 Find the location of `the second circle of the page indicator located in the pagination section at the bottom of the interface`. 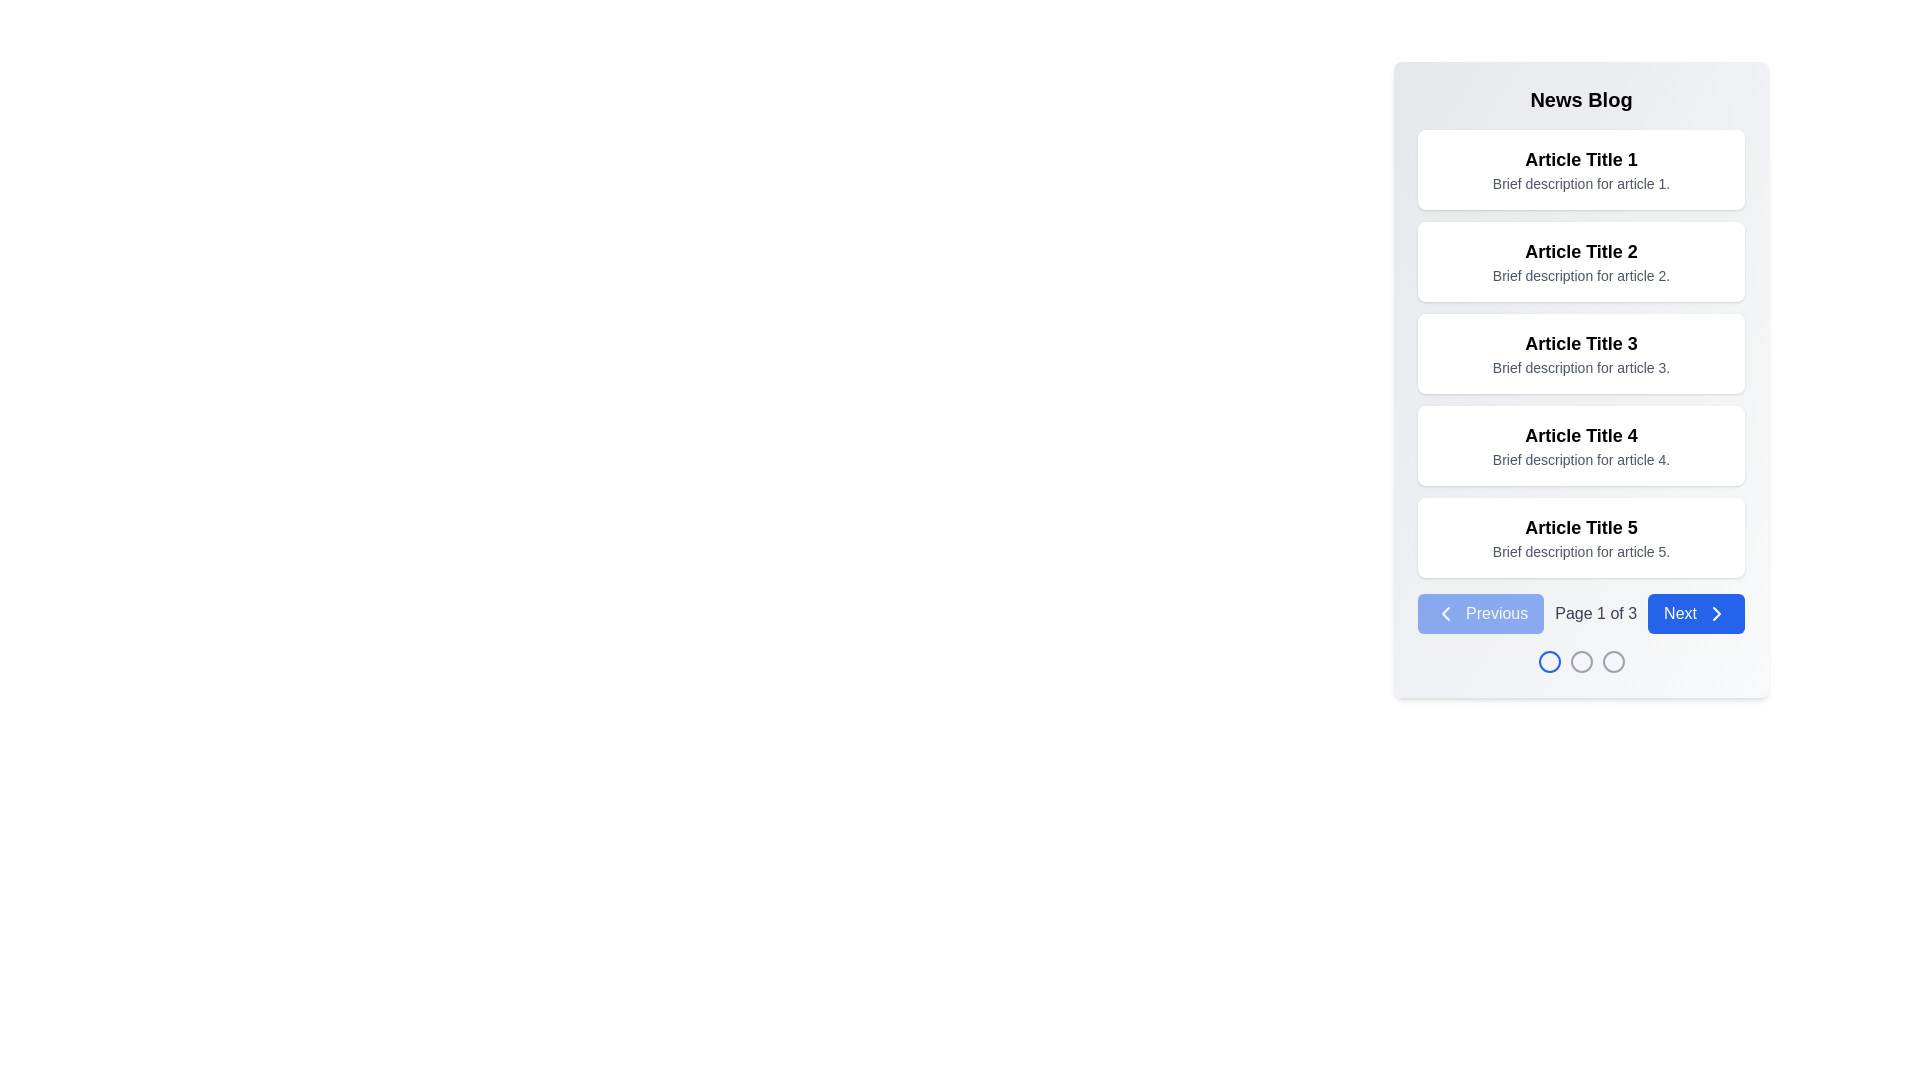

the second circle of the page indicator located in the pagination section at the bottom of the interface is located at coordinates (1580, 662).